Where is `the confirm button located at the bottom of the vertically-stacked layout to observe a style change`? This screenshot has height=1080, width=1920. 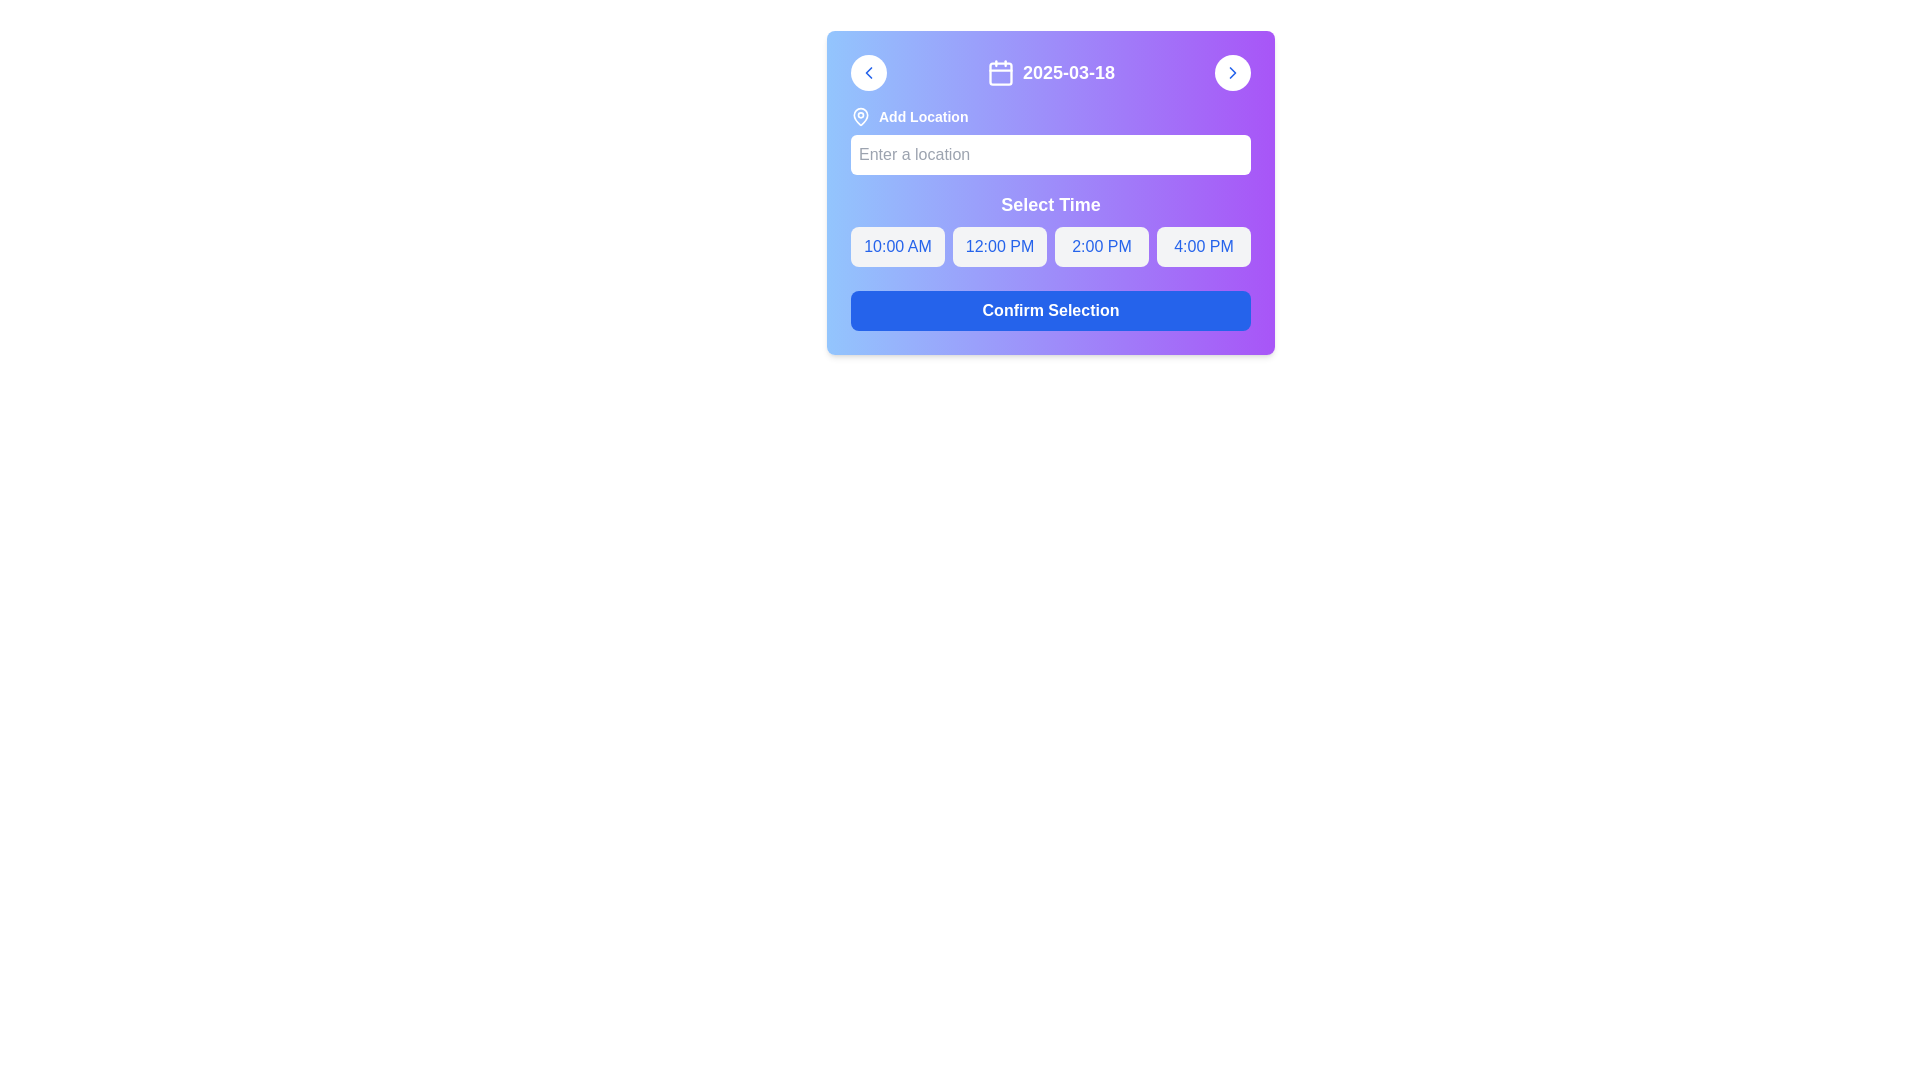
the confirm button located at the bottom of the vertically-stacked layout to observe a style change is located at coordinates (1050, 311).